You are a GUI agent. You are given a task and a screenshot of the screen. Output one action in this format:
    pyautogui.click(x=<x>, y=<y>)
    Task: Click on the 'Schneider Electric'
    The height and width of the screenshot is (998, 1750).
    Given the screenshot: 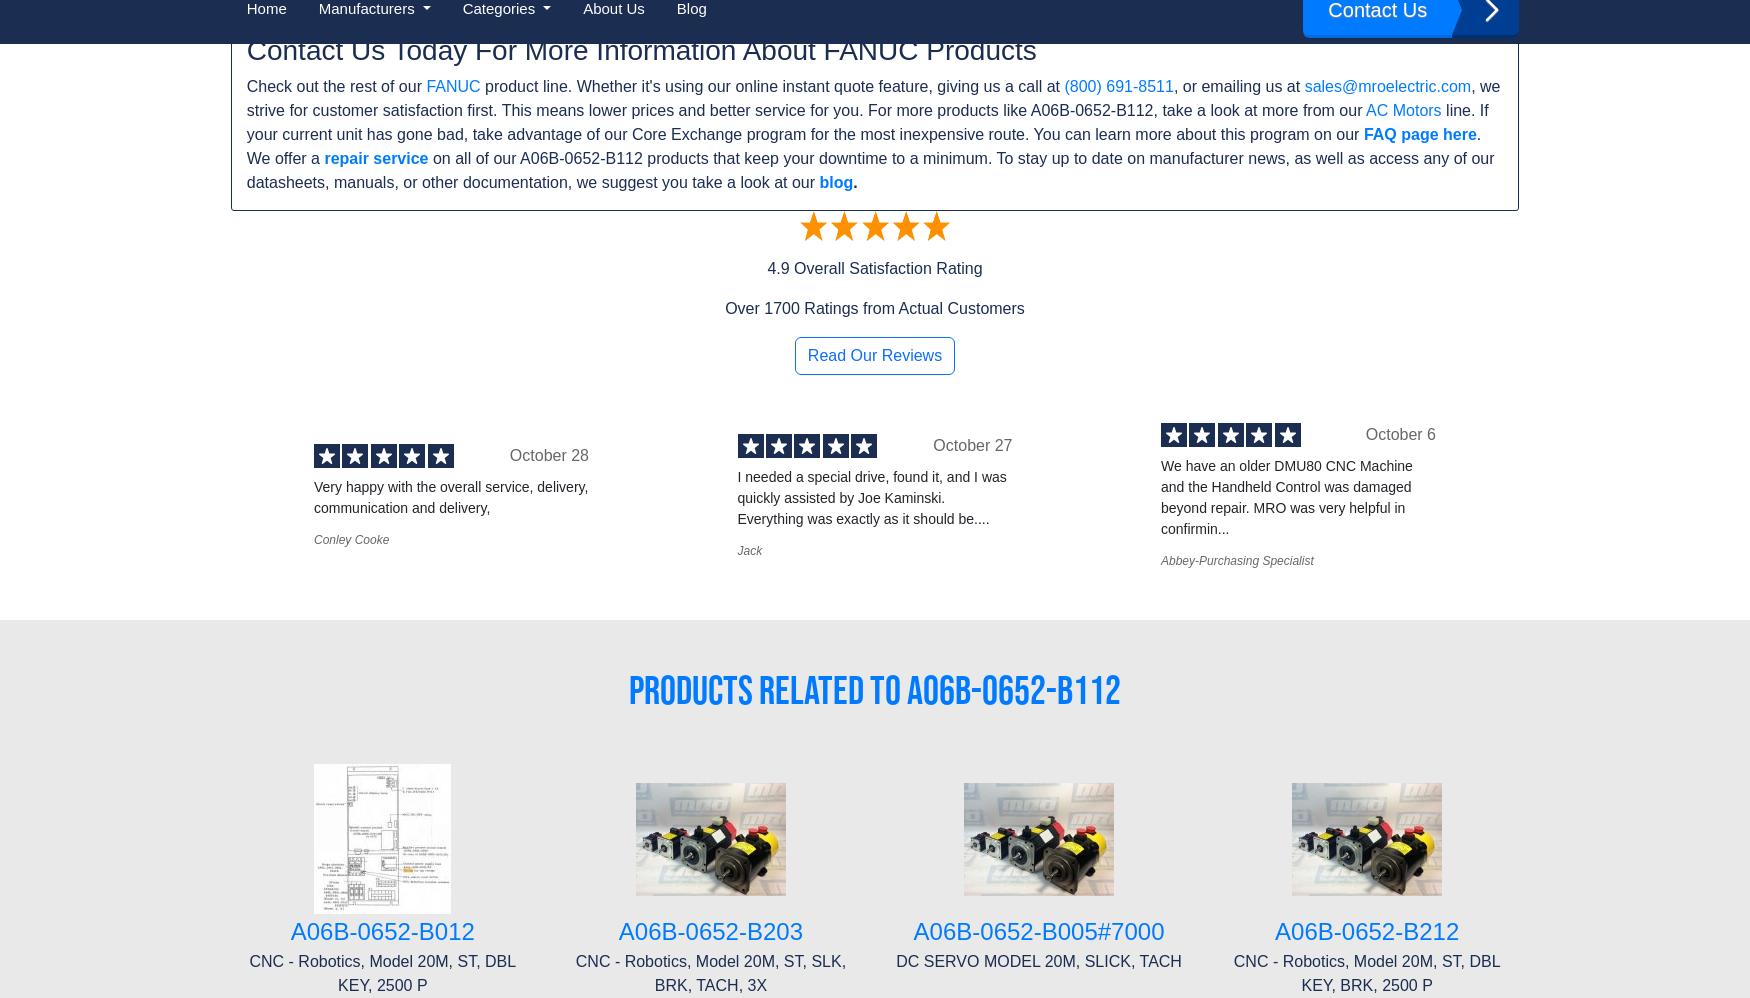 What is the action you would take?
    pyautogui.click(x=622, y=663)
    